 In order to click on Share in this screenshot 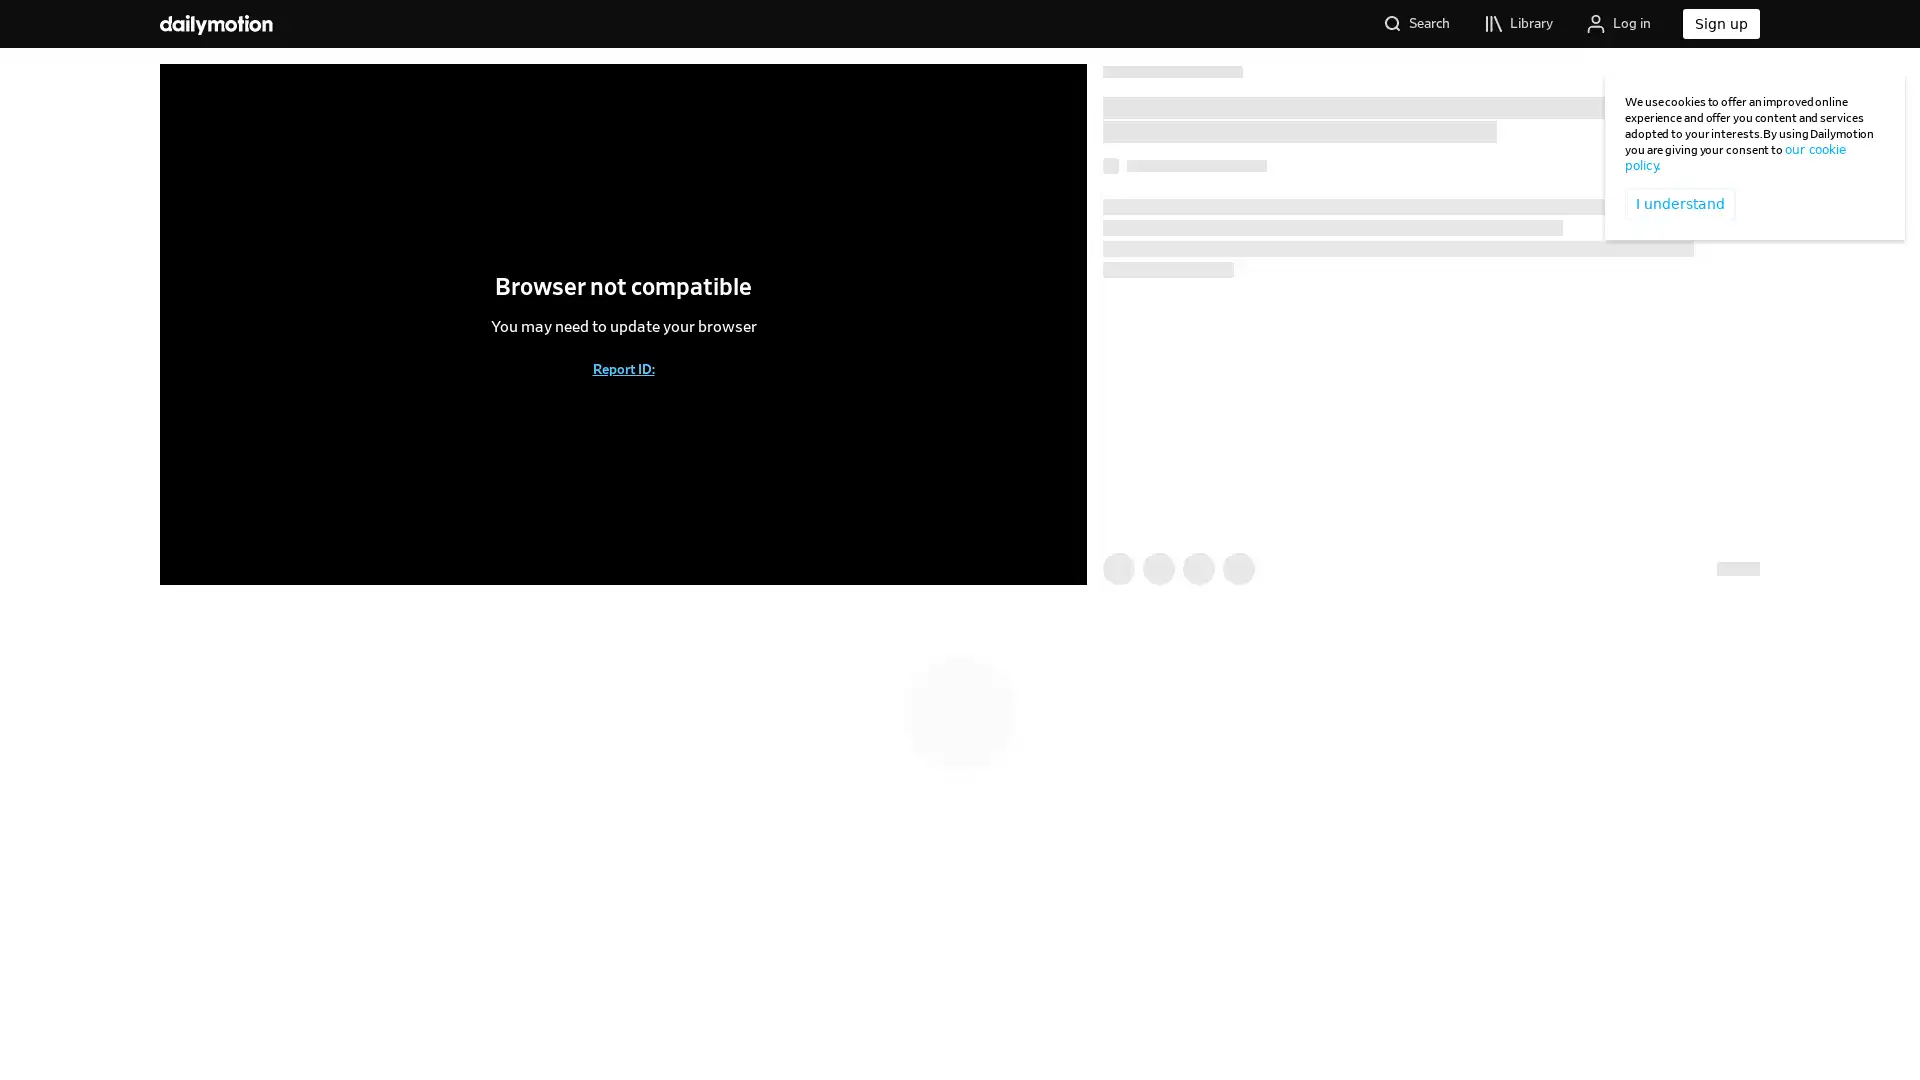, I will do `click(1198, 505)`.